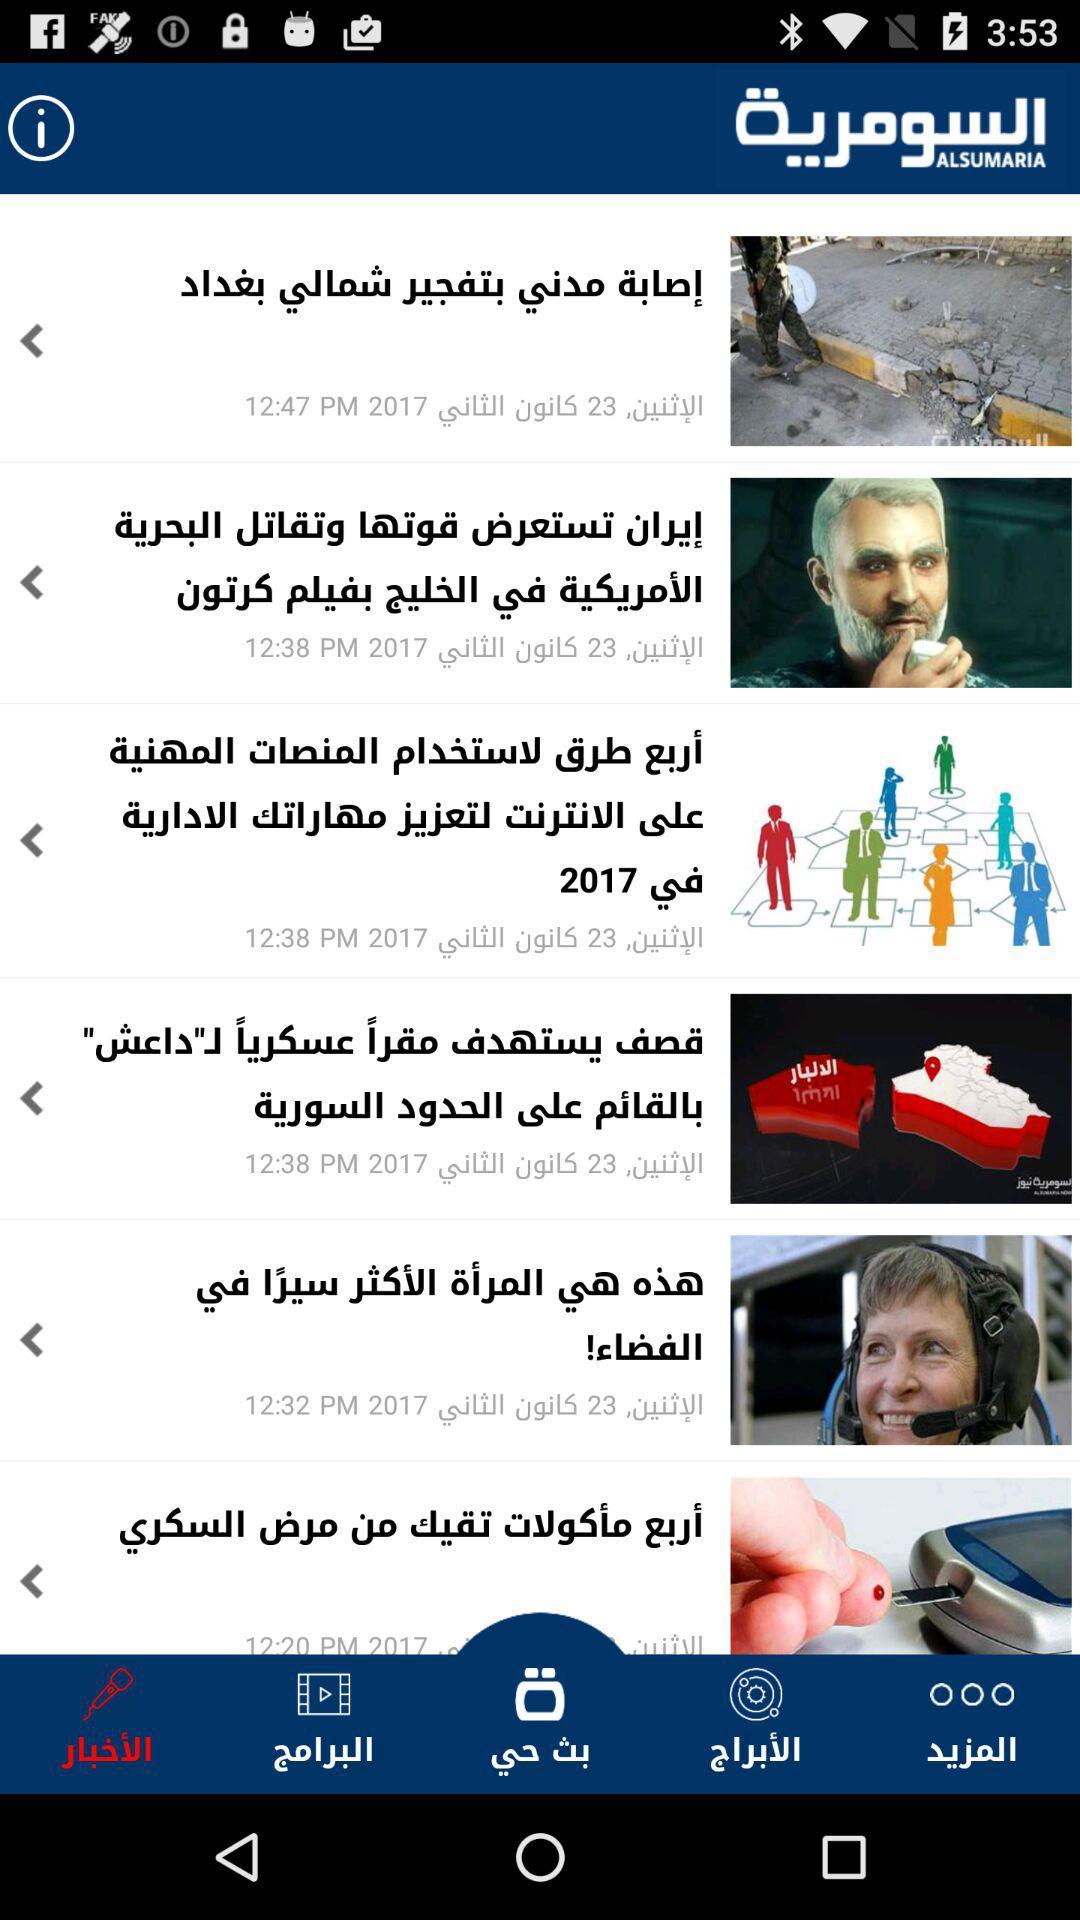 Image resolution: width=1080 pixels, height=1920 pixels. I want to click on the info icon, so click(41, 136).